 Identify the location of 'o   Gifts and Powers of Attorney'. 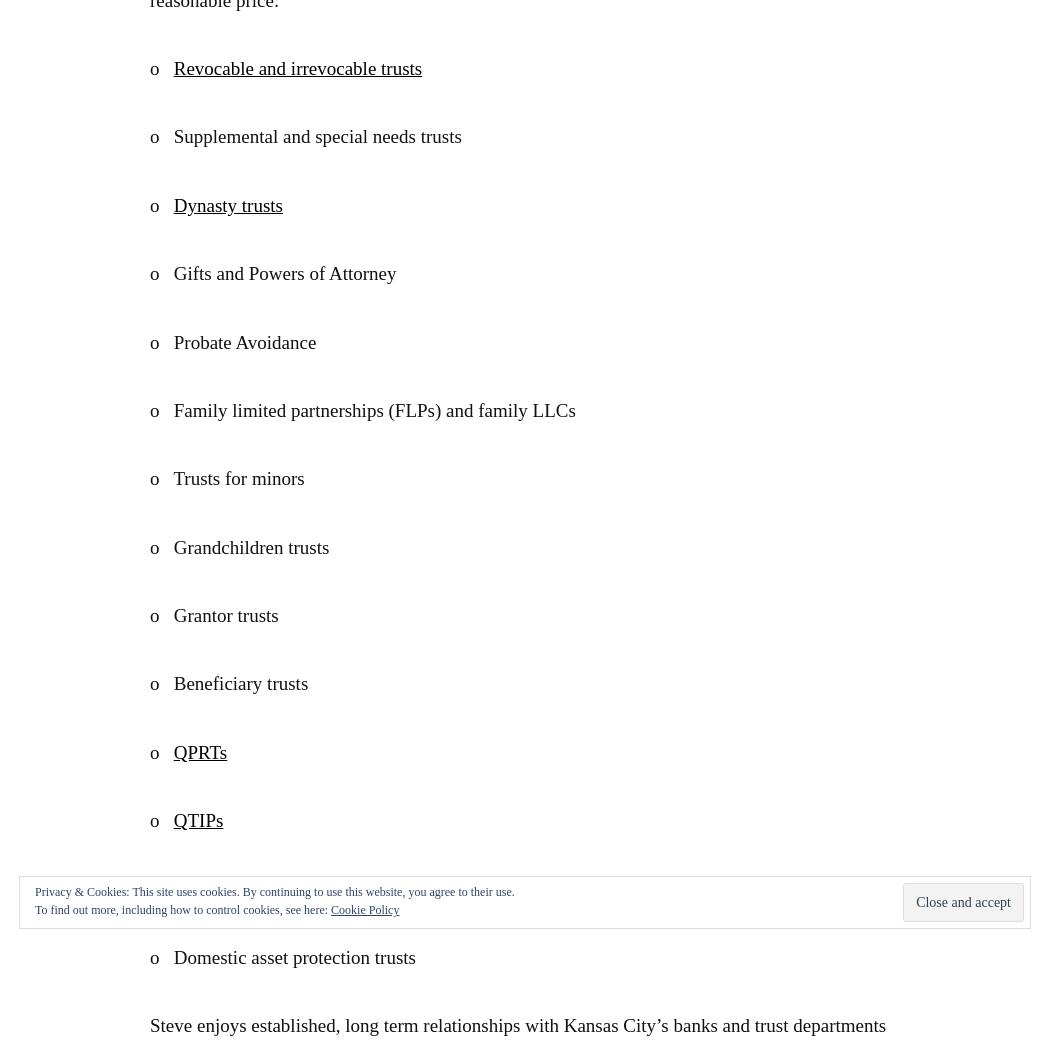
(272, 273).